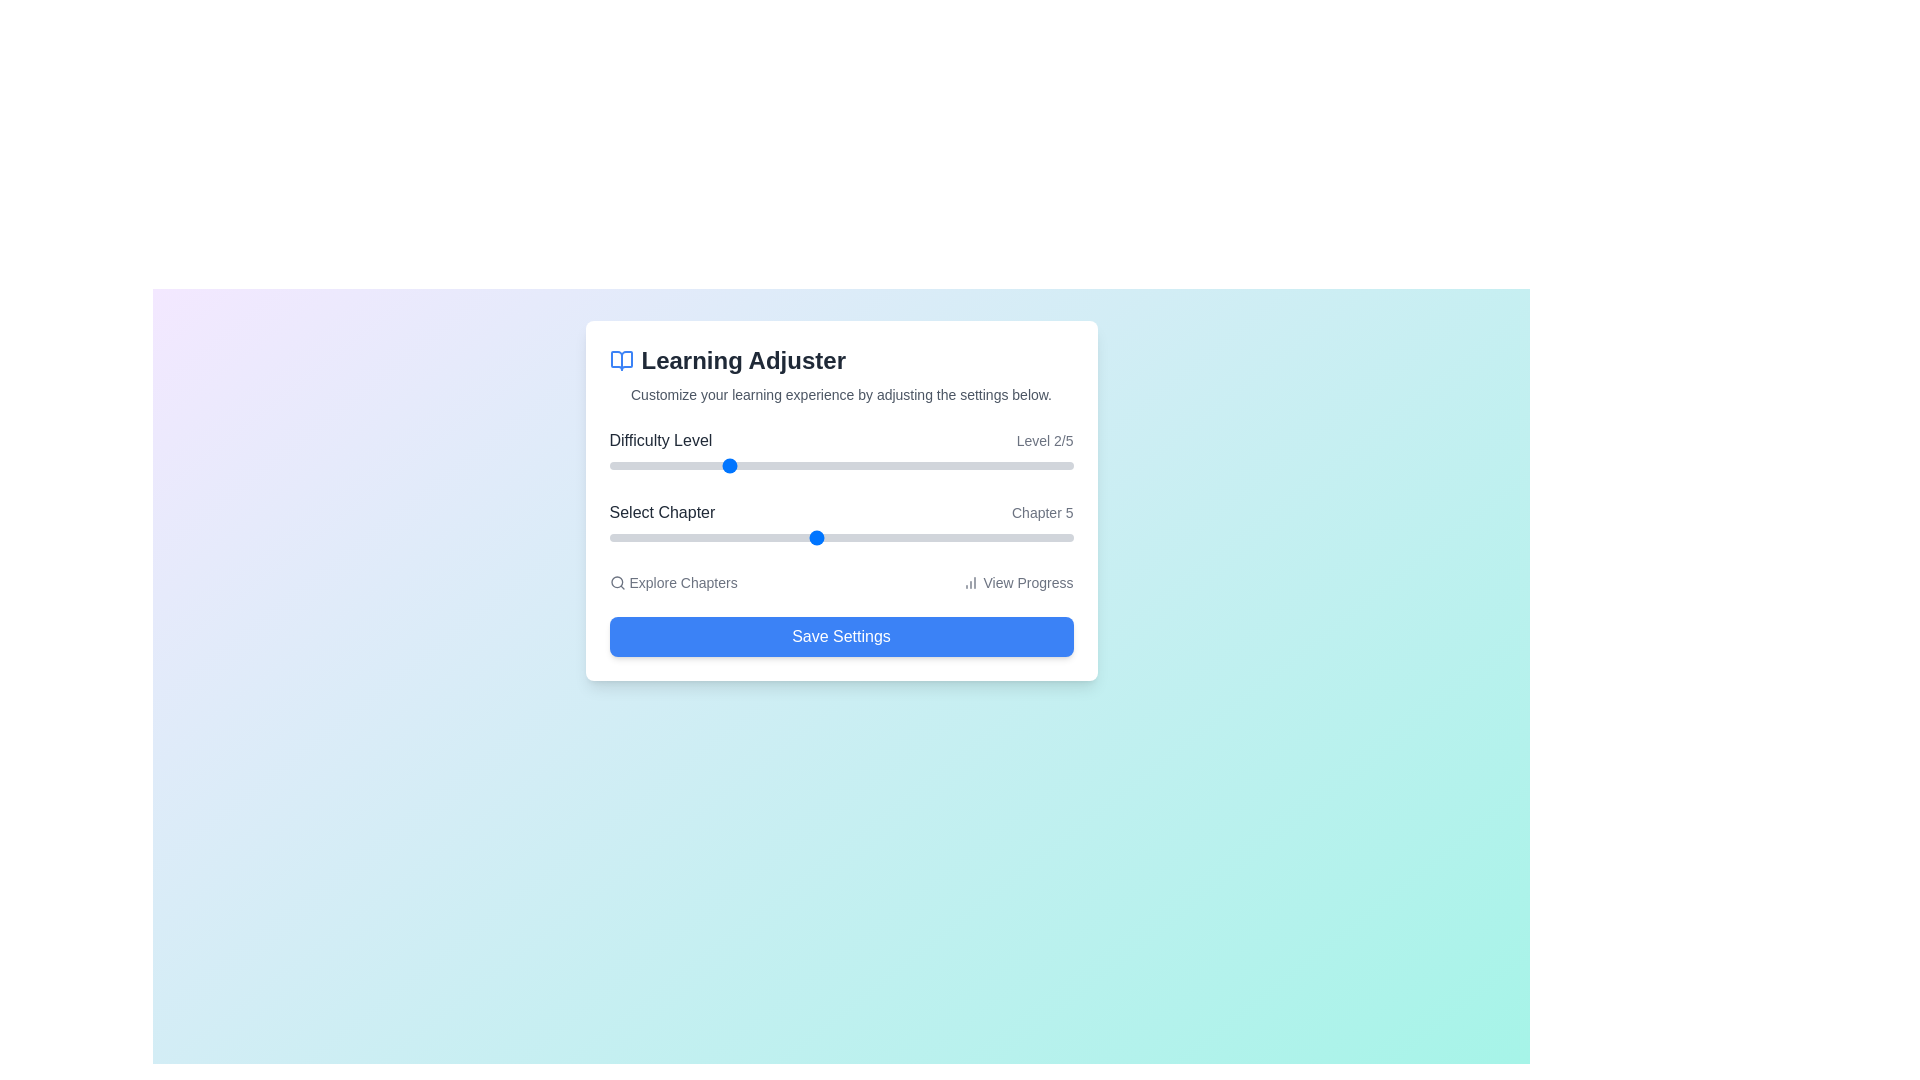  I want to click on the decorative icon part of the book that represents the right page, located adjacent to the 'Learning Adjuster' section header, so click(620, 361).